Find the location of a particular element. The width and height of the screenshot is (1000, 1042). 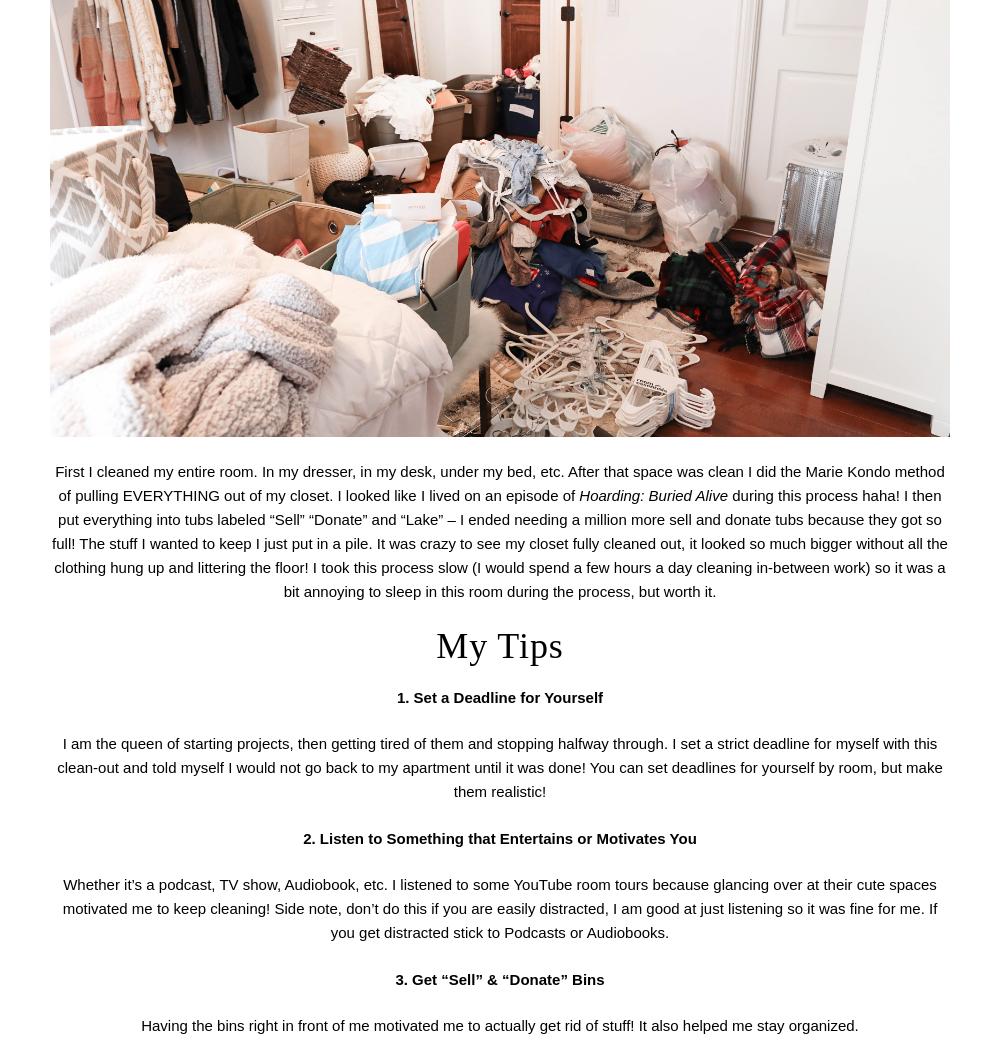

'Hoarding: Buried Alive' is located at coordinates (653, 494).